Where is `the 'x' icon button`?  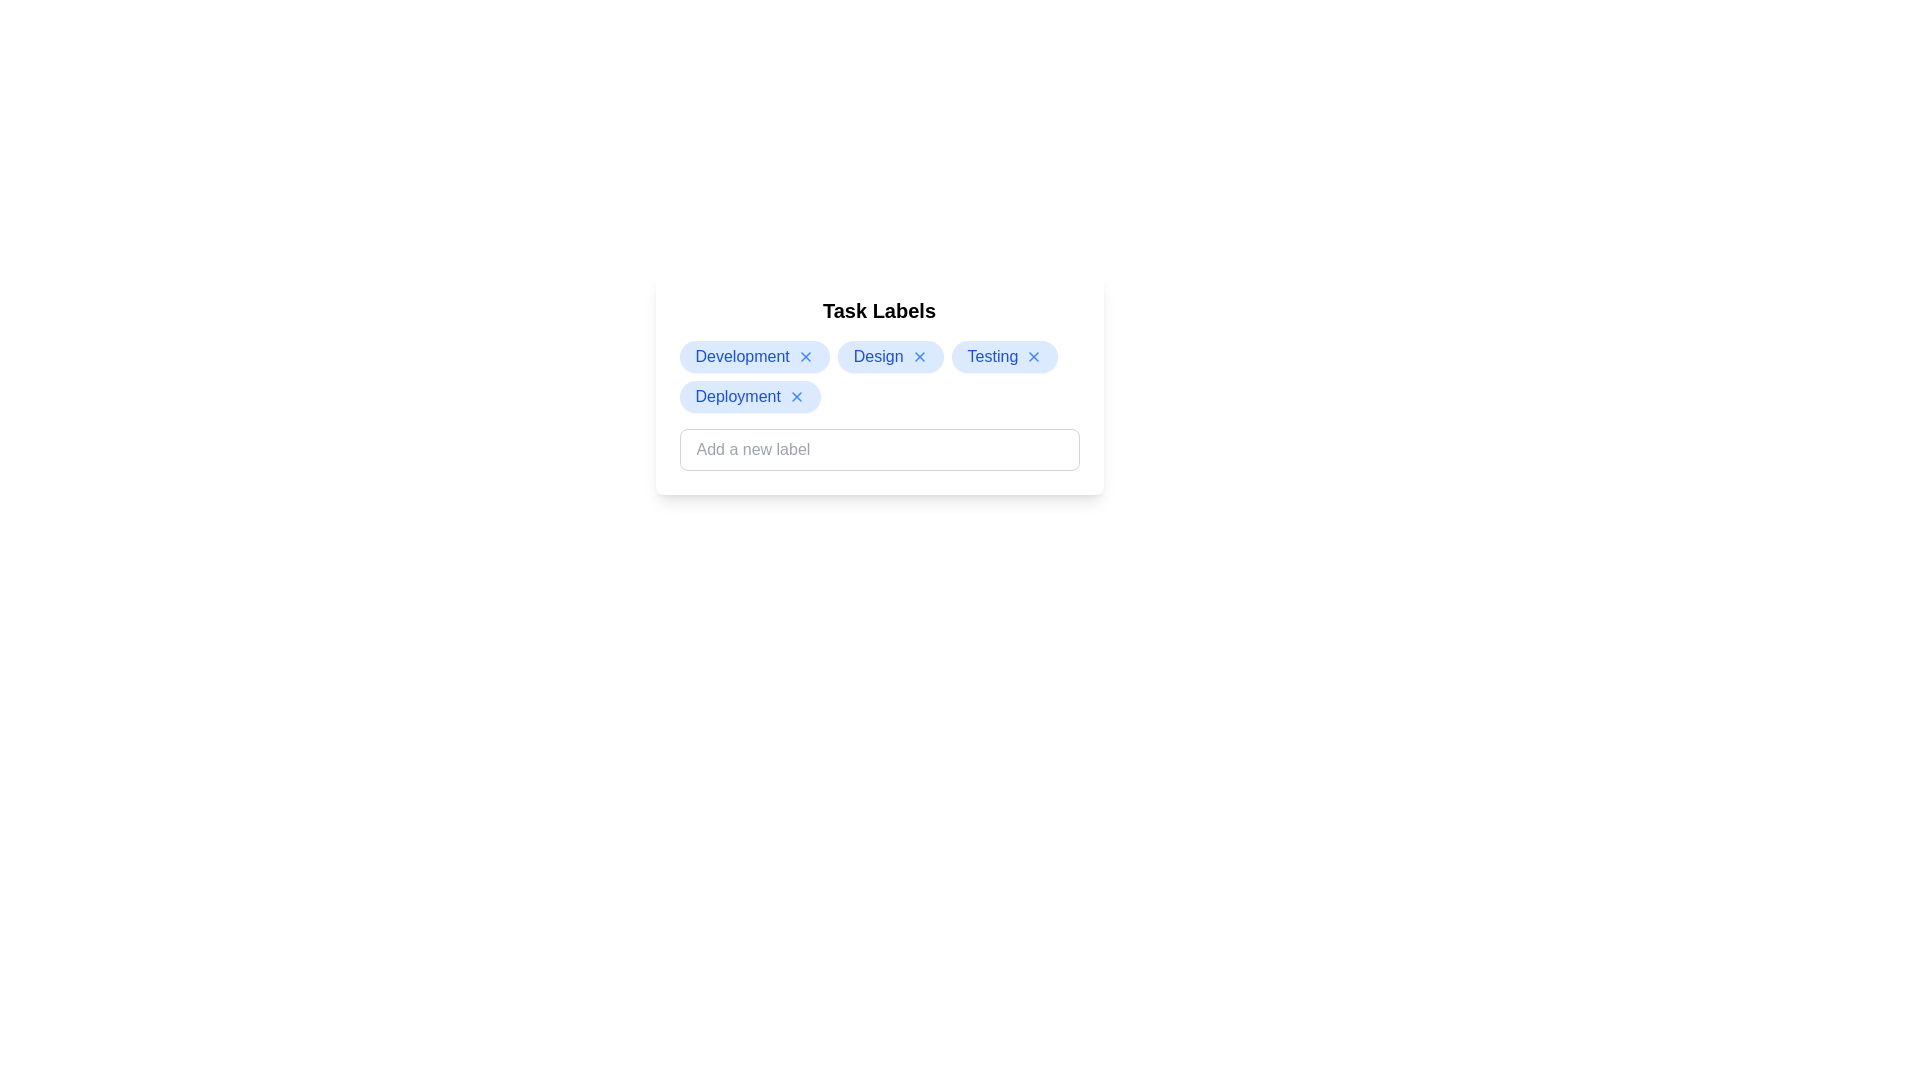
the 'x' icon button is located at coordinates (805, 356).